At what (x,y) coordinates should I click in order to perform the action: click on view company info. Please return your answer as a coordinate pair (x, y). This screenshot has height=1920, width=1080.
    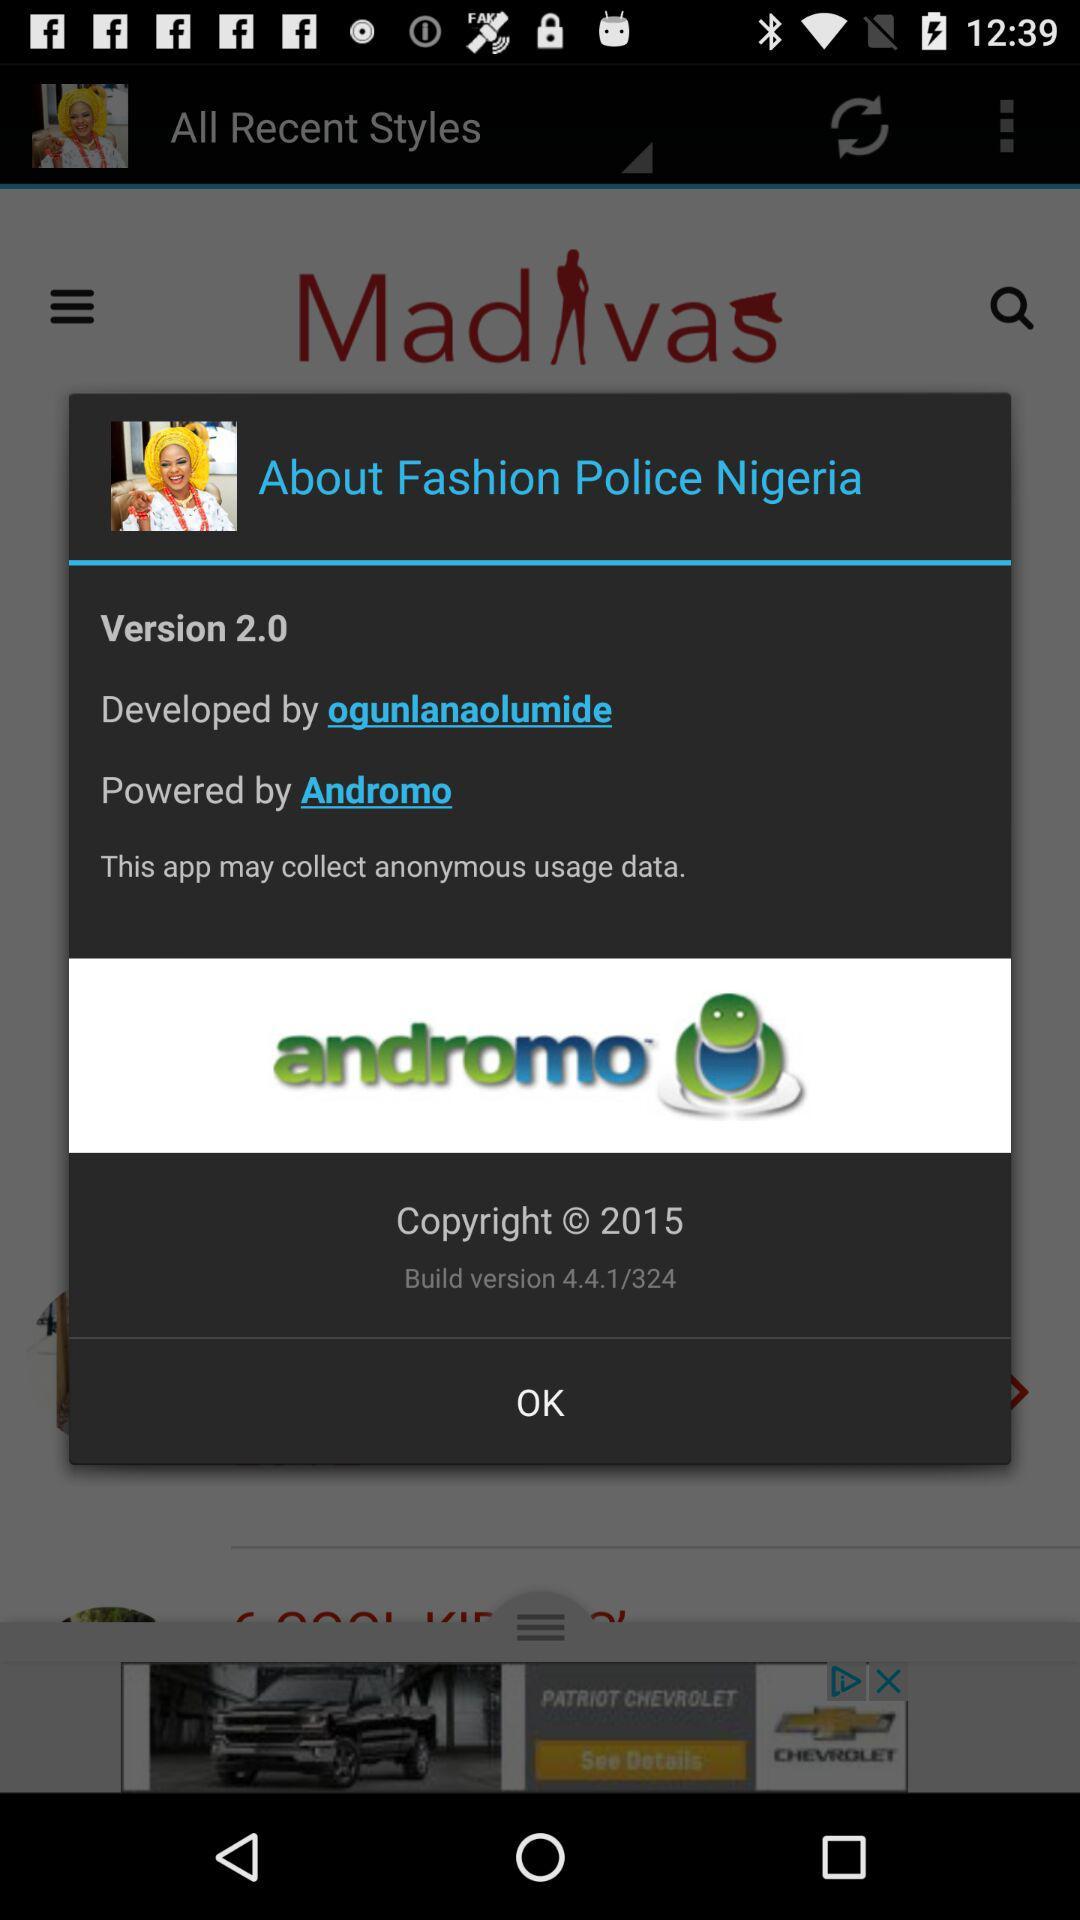
    Looking at the image, I should click on (538, 1054).